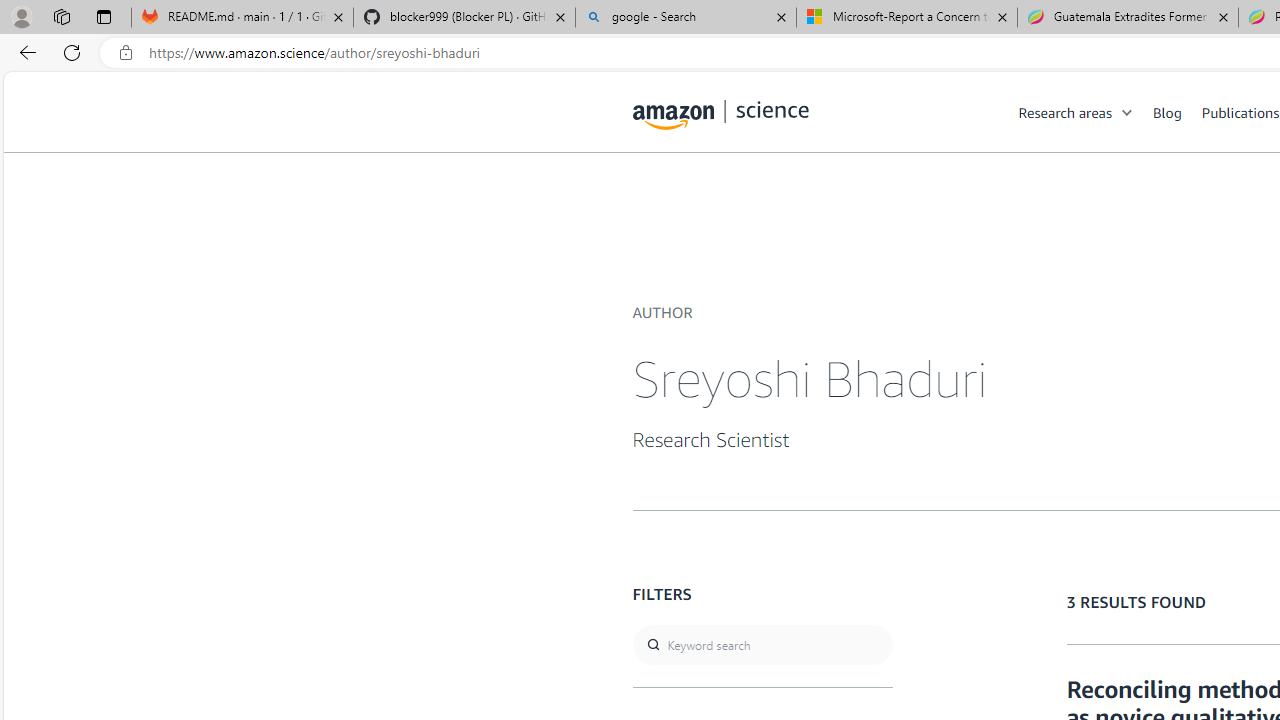  What do you see at coordinates (1167, 111) in the screenshot?
I see `'Blog'` at bounding box center [1167, 111].